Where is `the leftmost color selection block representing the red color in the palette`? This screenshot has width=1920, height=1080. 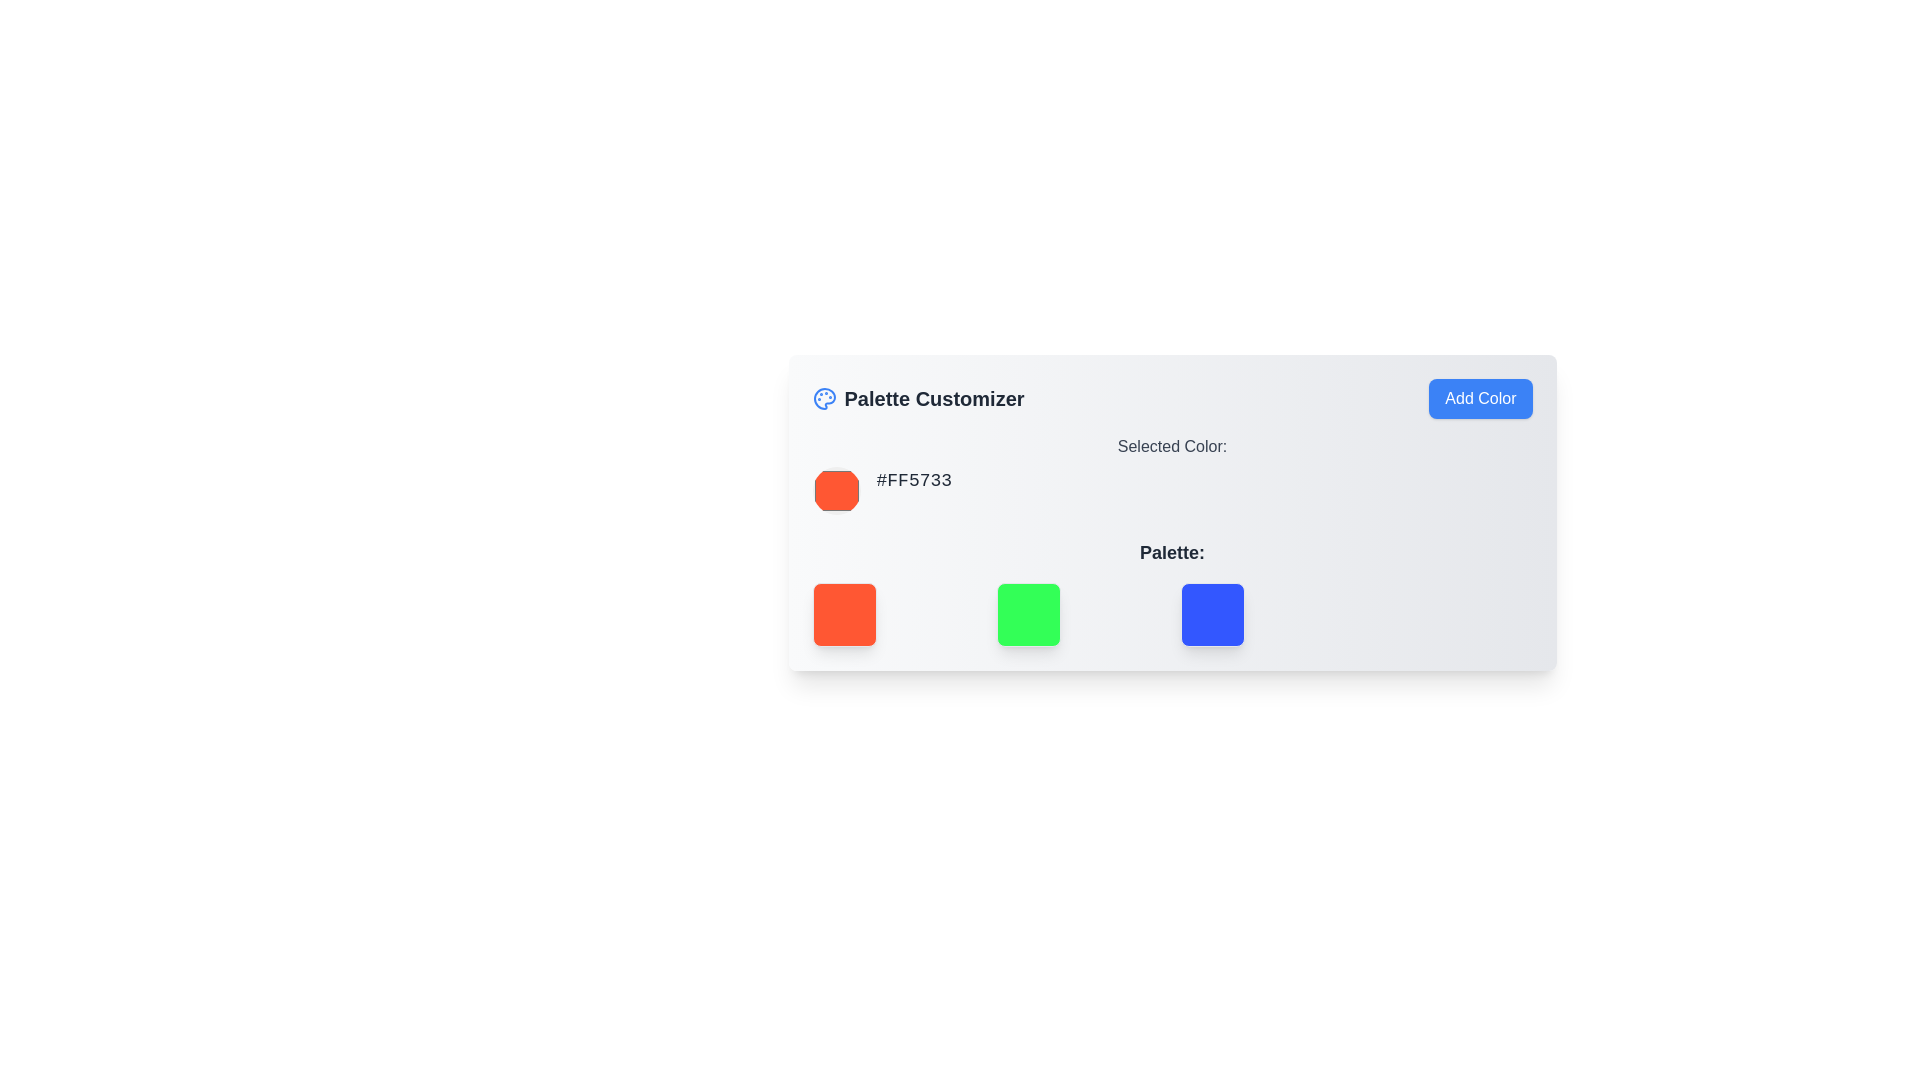
the leftmost color selection block representing the red color in the palette is located at coordinates (844, 613).